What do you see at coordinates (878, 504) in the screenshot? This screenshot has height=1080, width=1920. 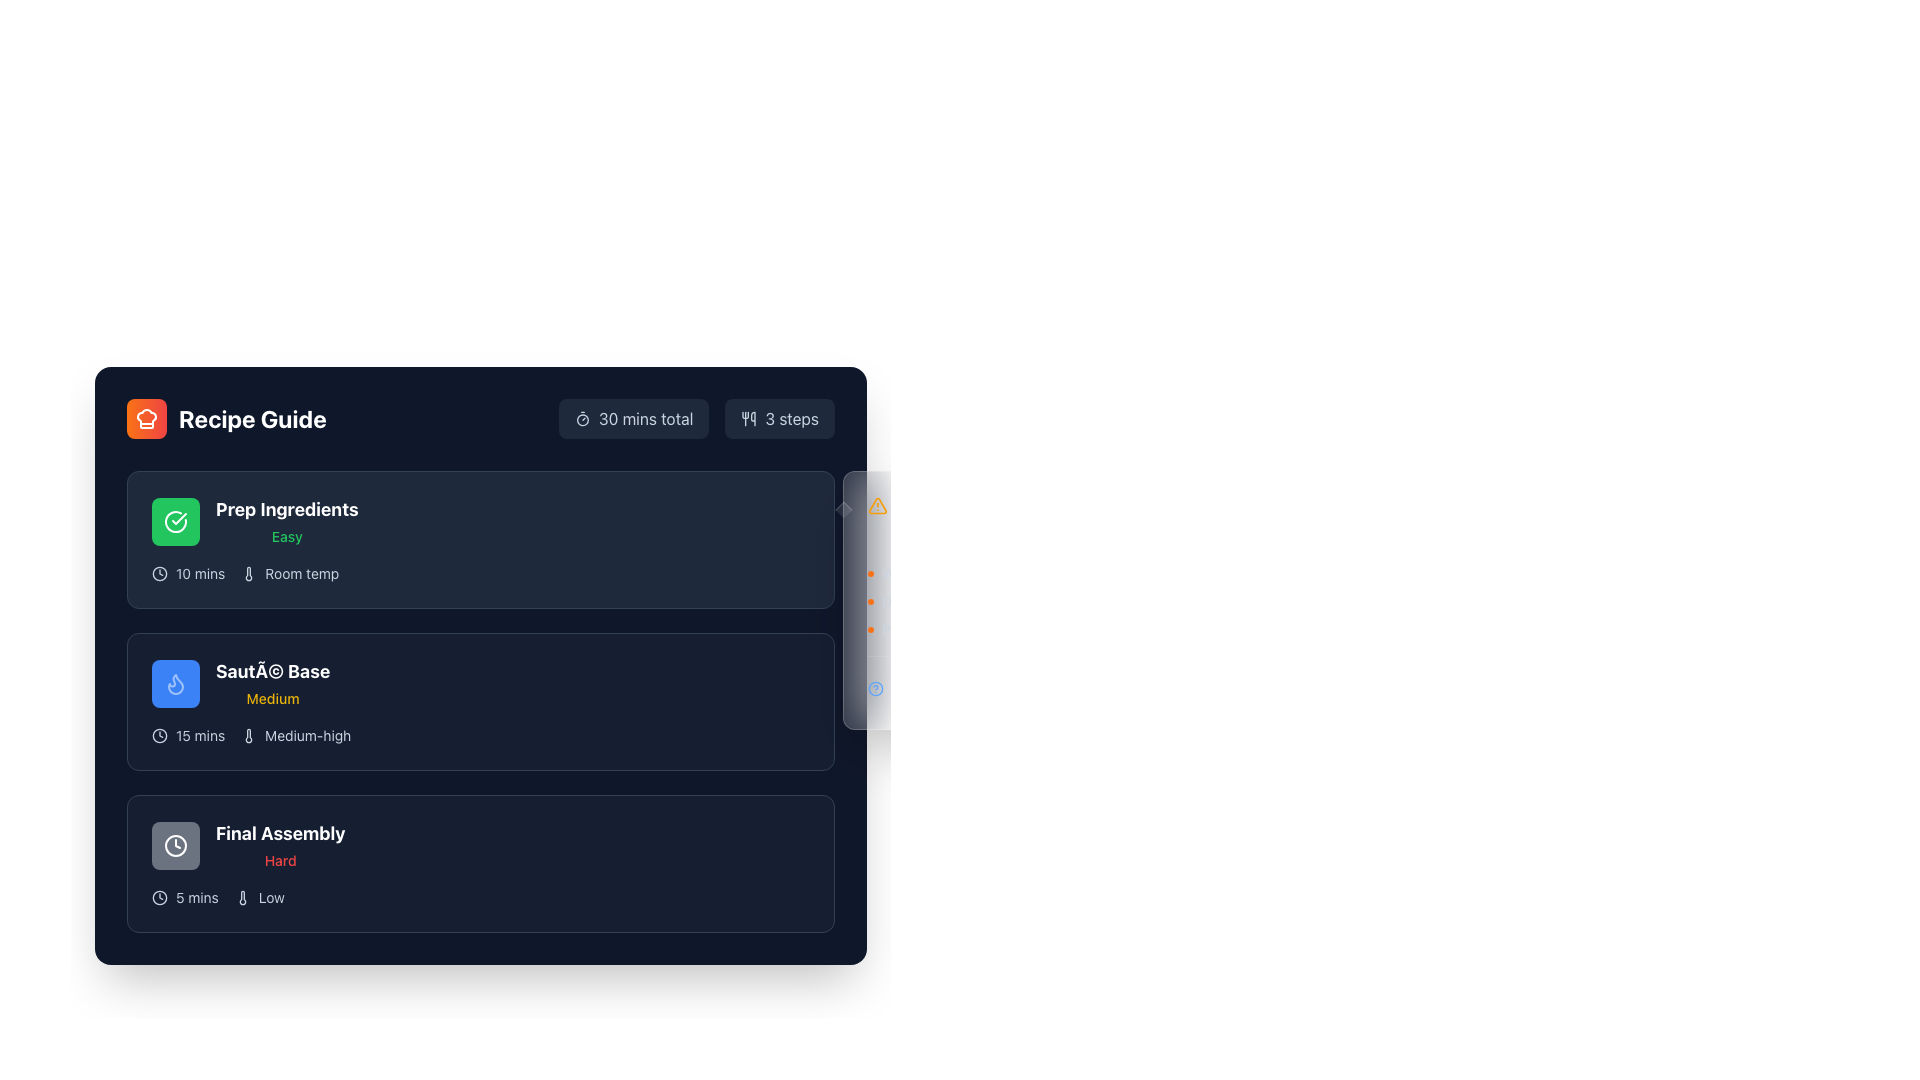 I see `the warning alert icon located on the right side of the main content area, near the vertical scroll region in the mid-upper section of the visible sidebar` at bounding box center [878, 504].